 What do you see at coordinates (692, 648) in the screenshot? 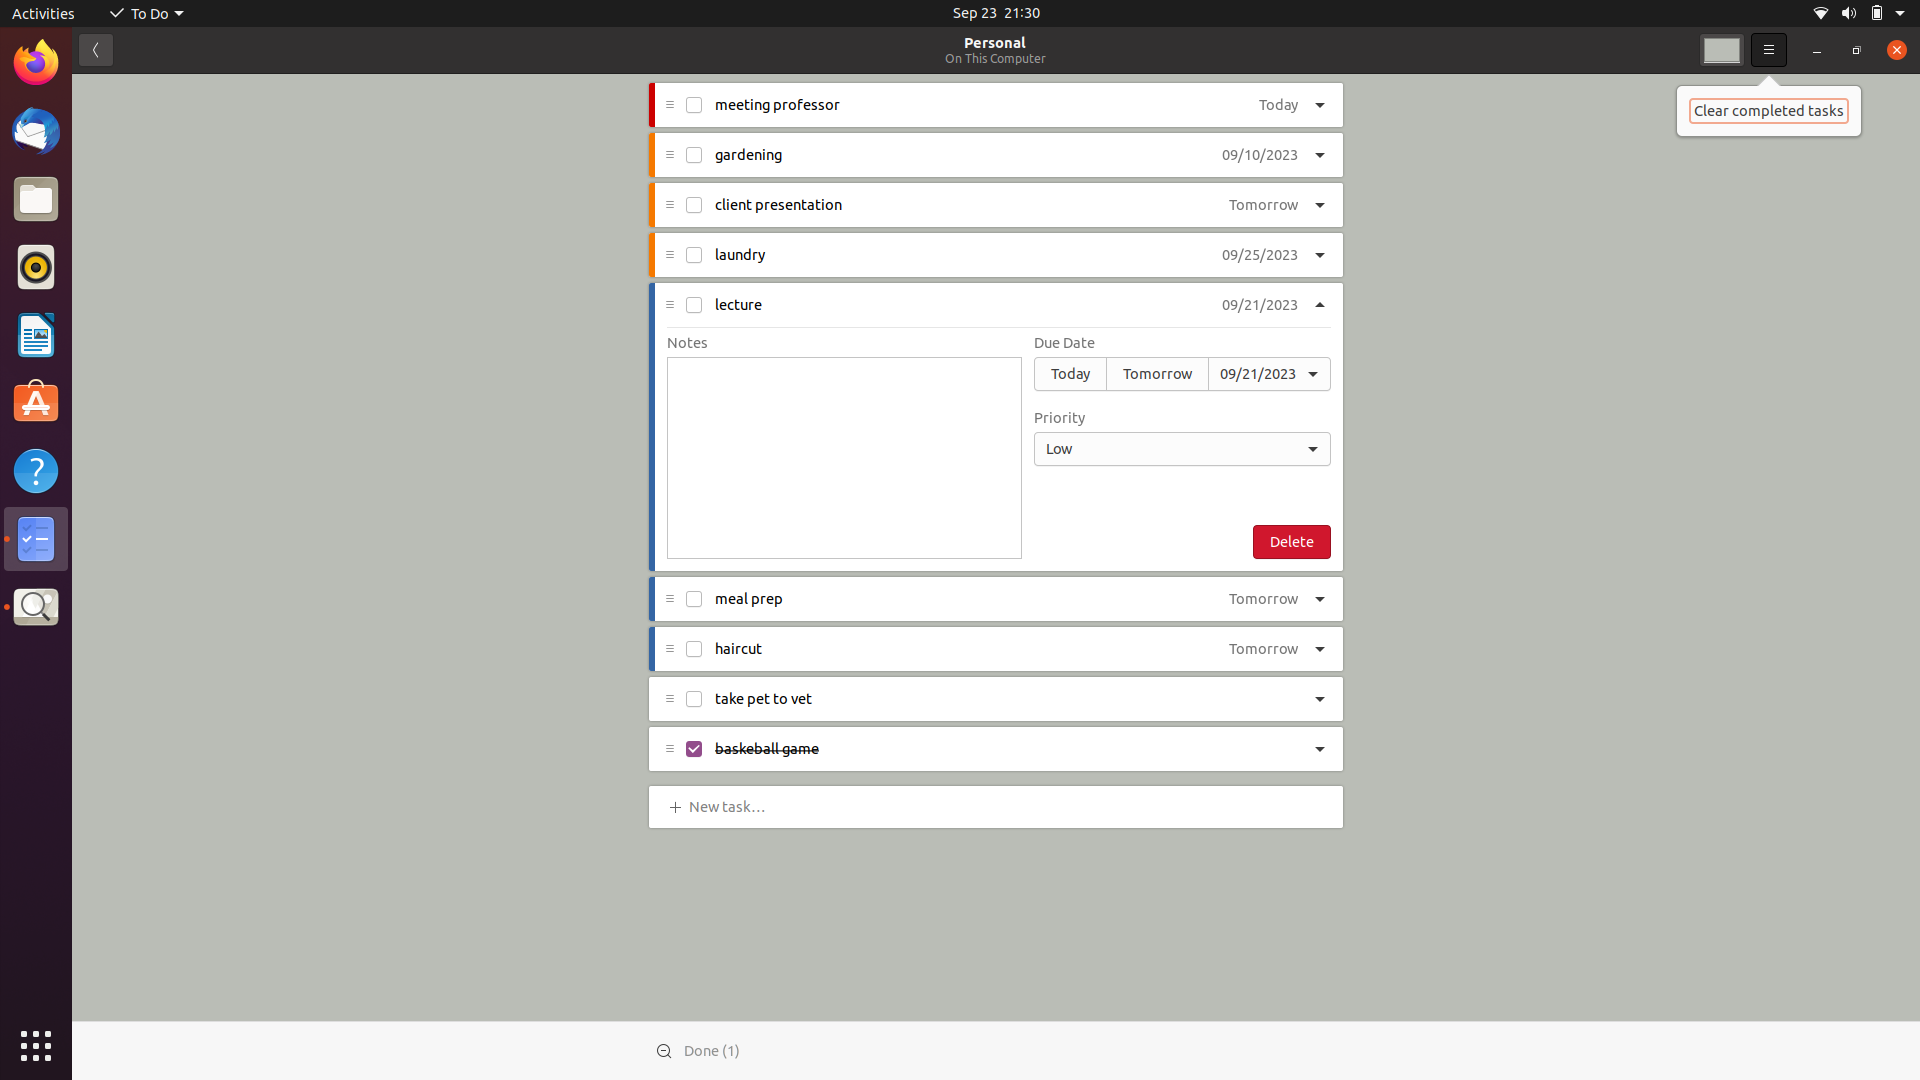
I see `Checkmark the task named "haircut" as finished` at bounding box center [692, 648].